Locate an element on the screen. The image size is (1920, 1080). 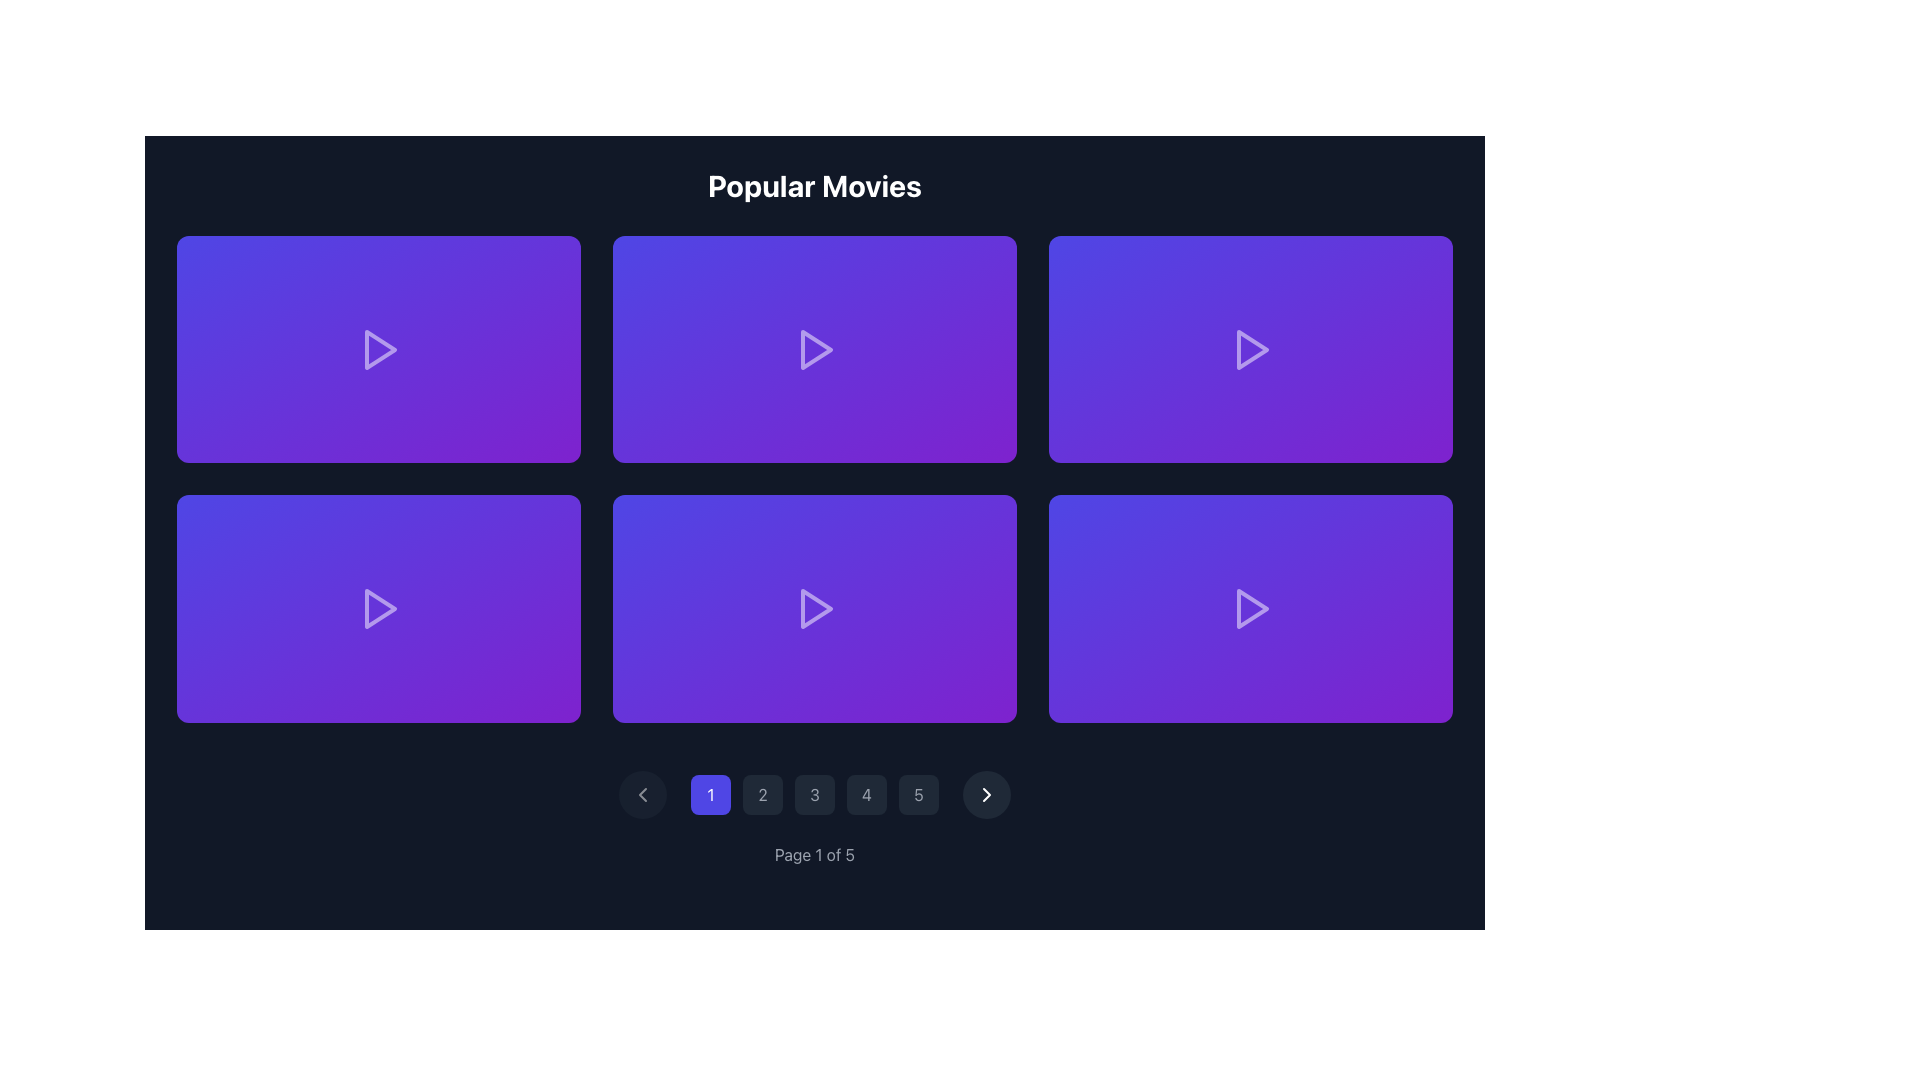
the clickable media card located in the second row and second column of the grid, which serves as a placeholder for video or media interaction is located at coordinates (815, 607).